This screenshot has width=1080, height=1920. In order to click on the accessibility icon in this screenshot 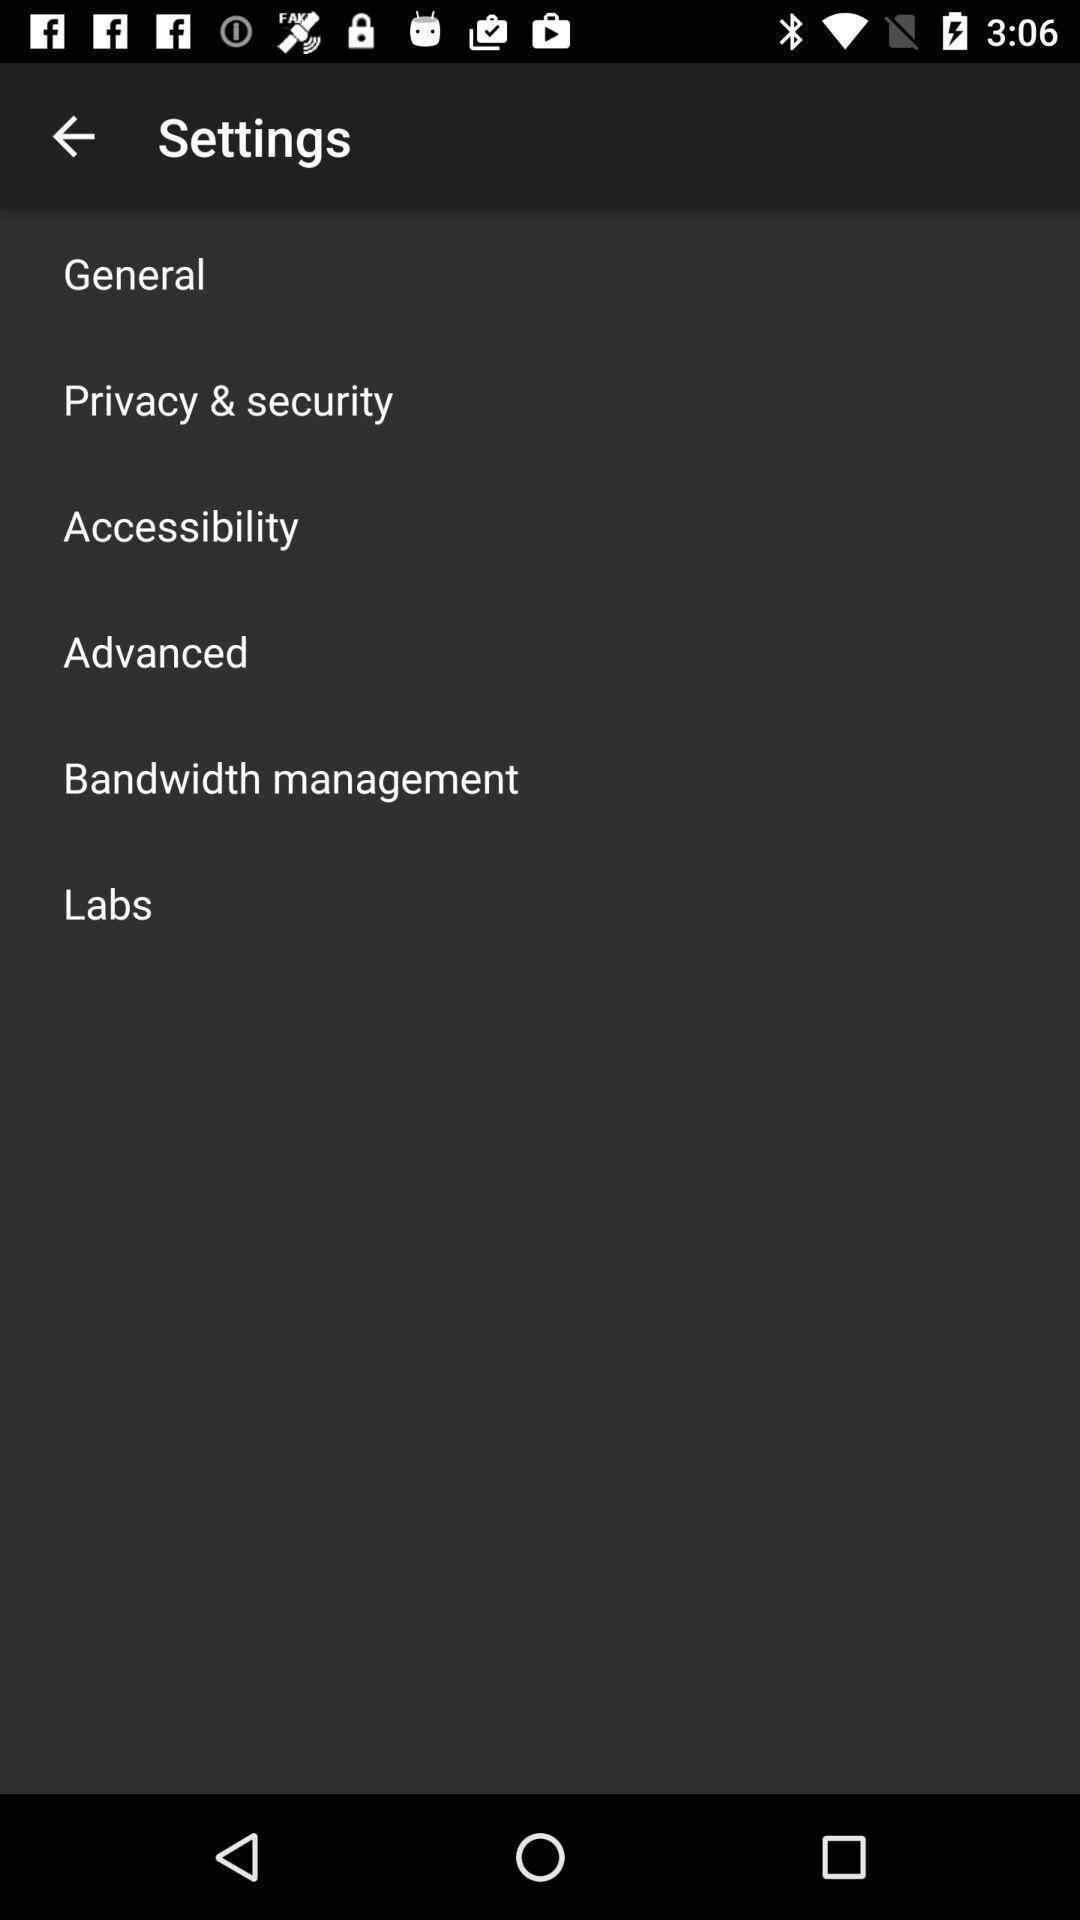, I will do `click(181, 524)`.